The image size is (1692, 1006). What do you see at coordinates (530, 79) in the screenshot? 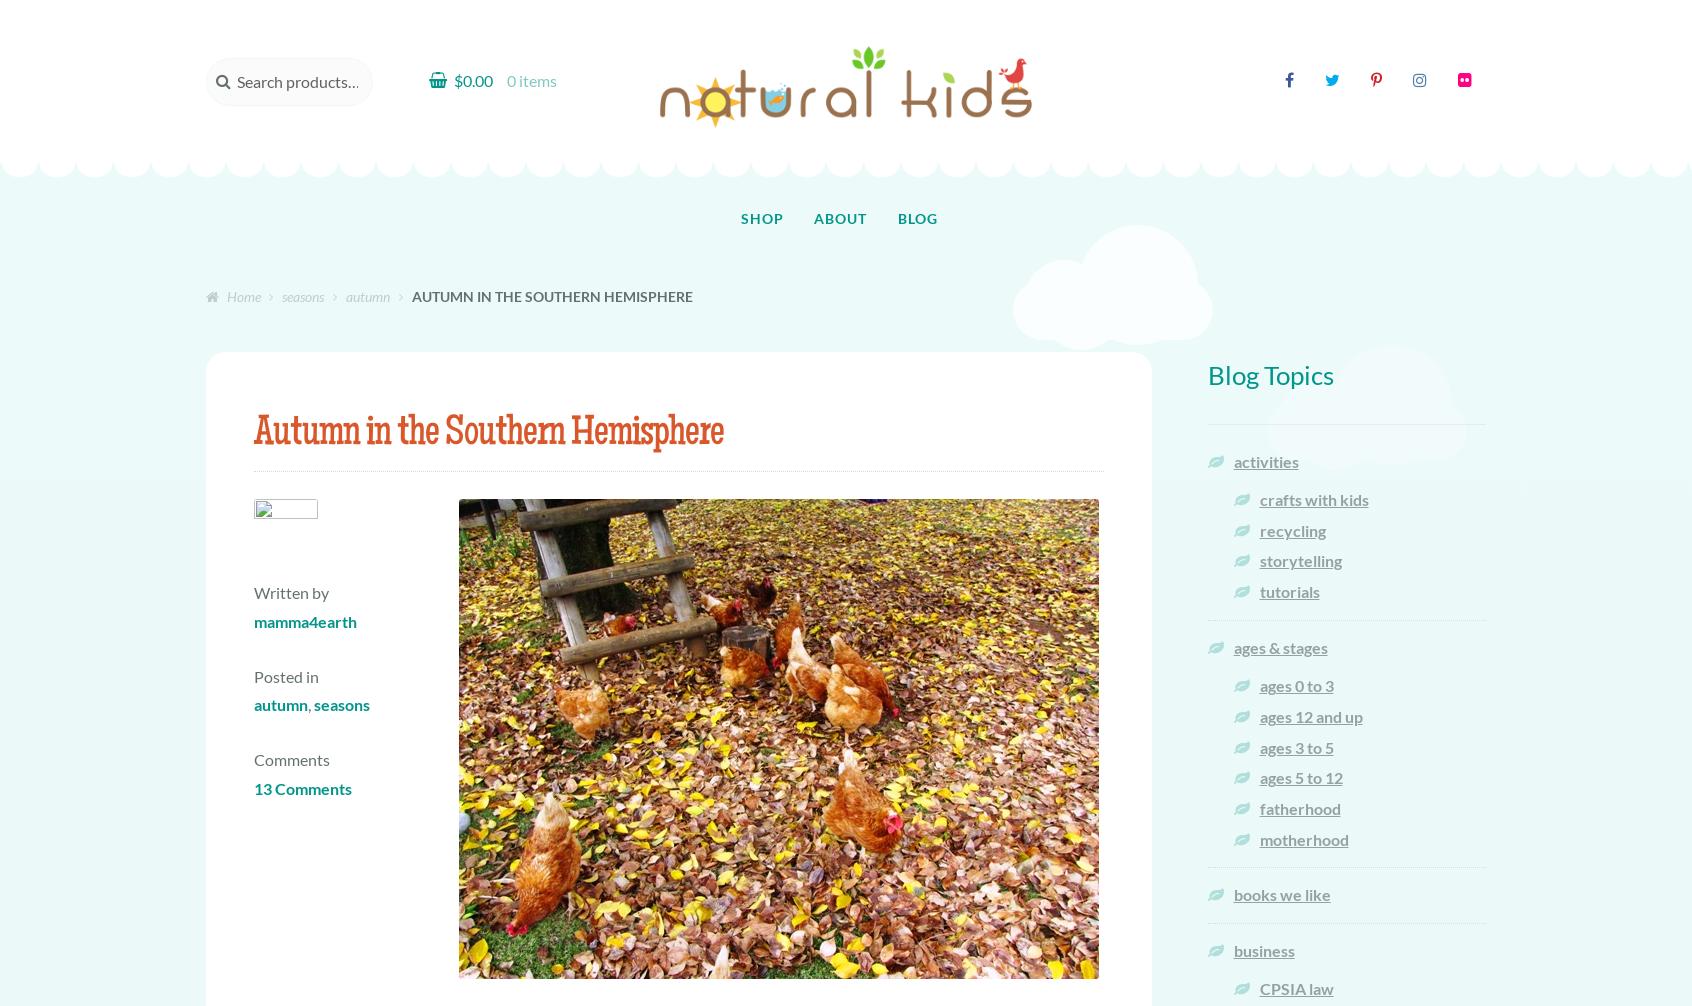
I see `'0 items'` at bounding box center [530, 79].